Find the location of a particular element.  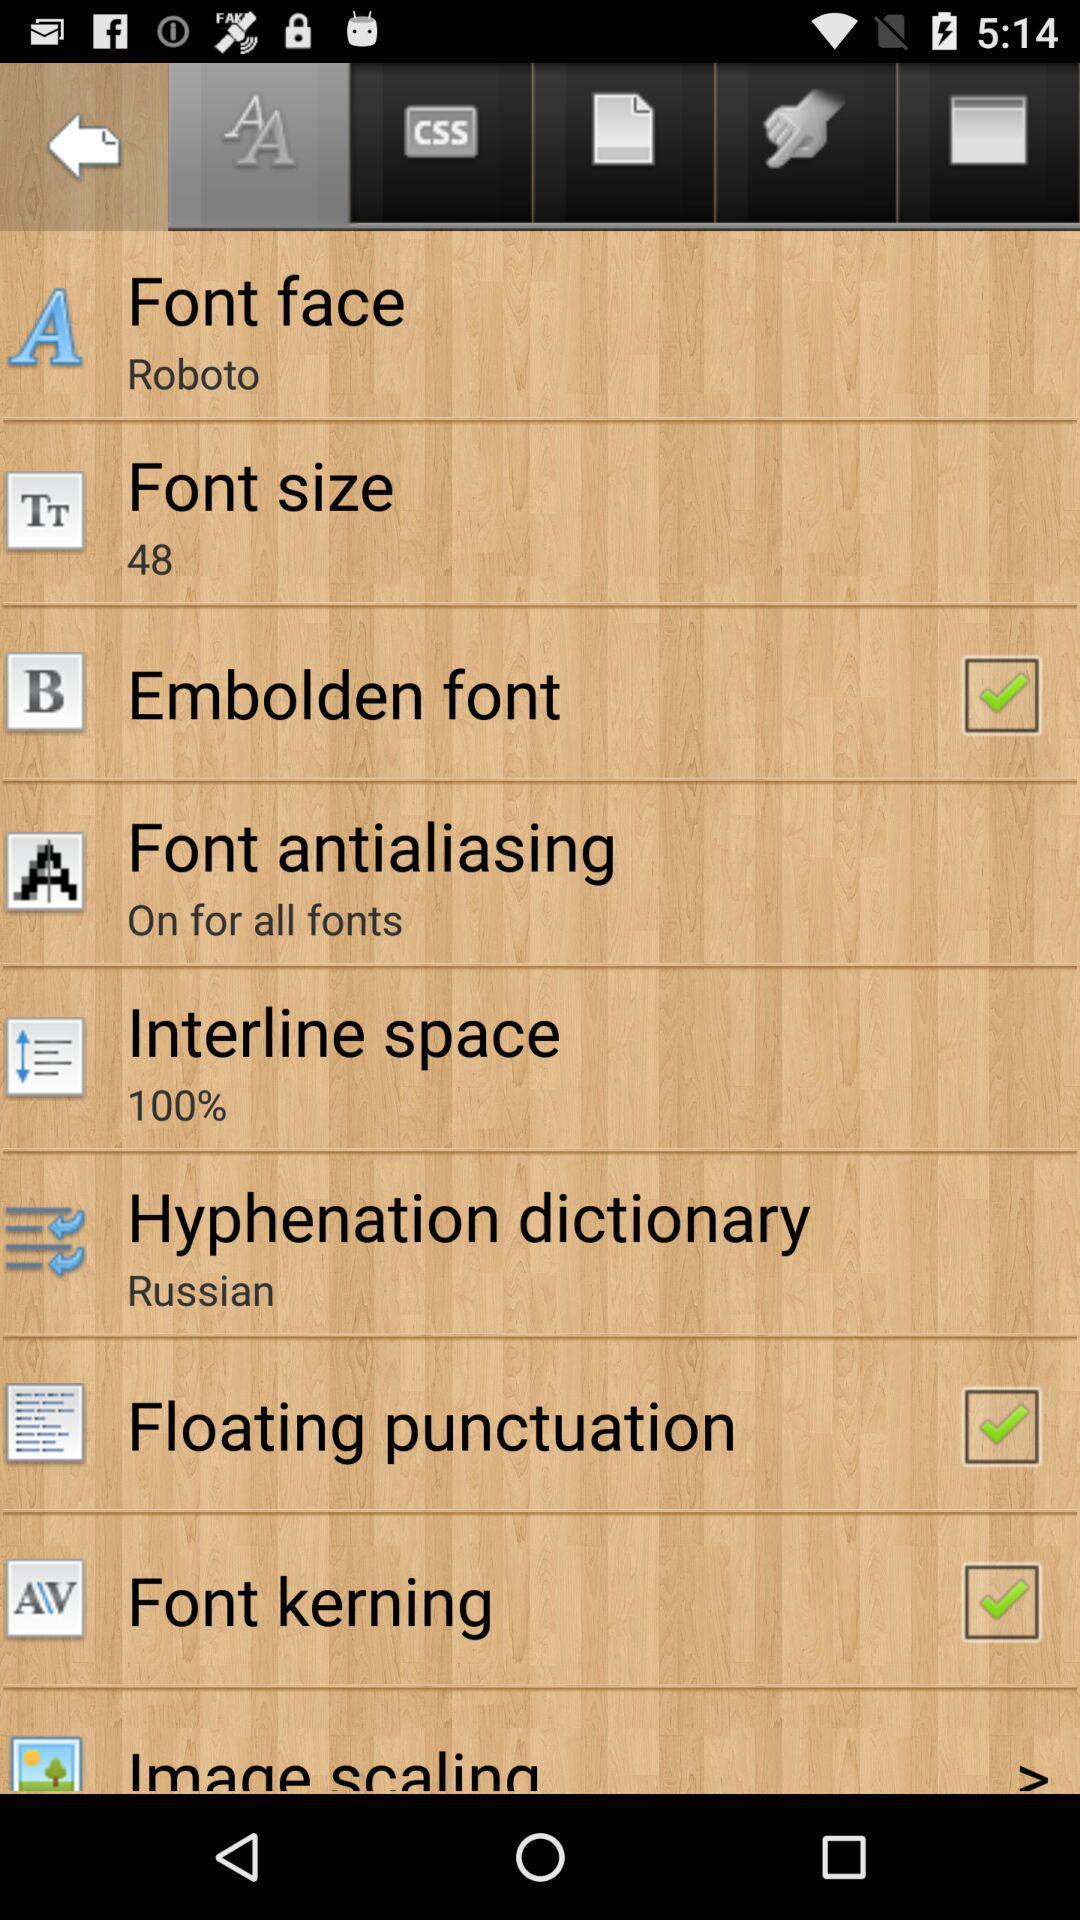

item above the font face item is located at coordinates (83, 146).